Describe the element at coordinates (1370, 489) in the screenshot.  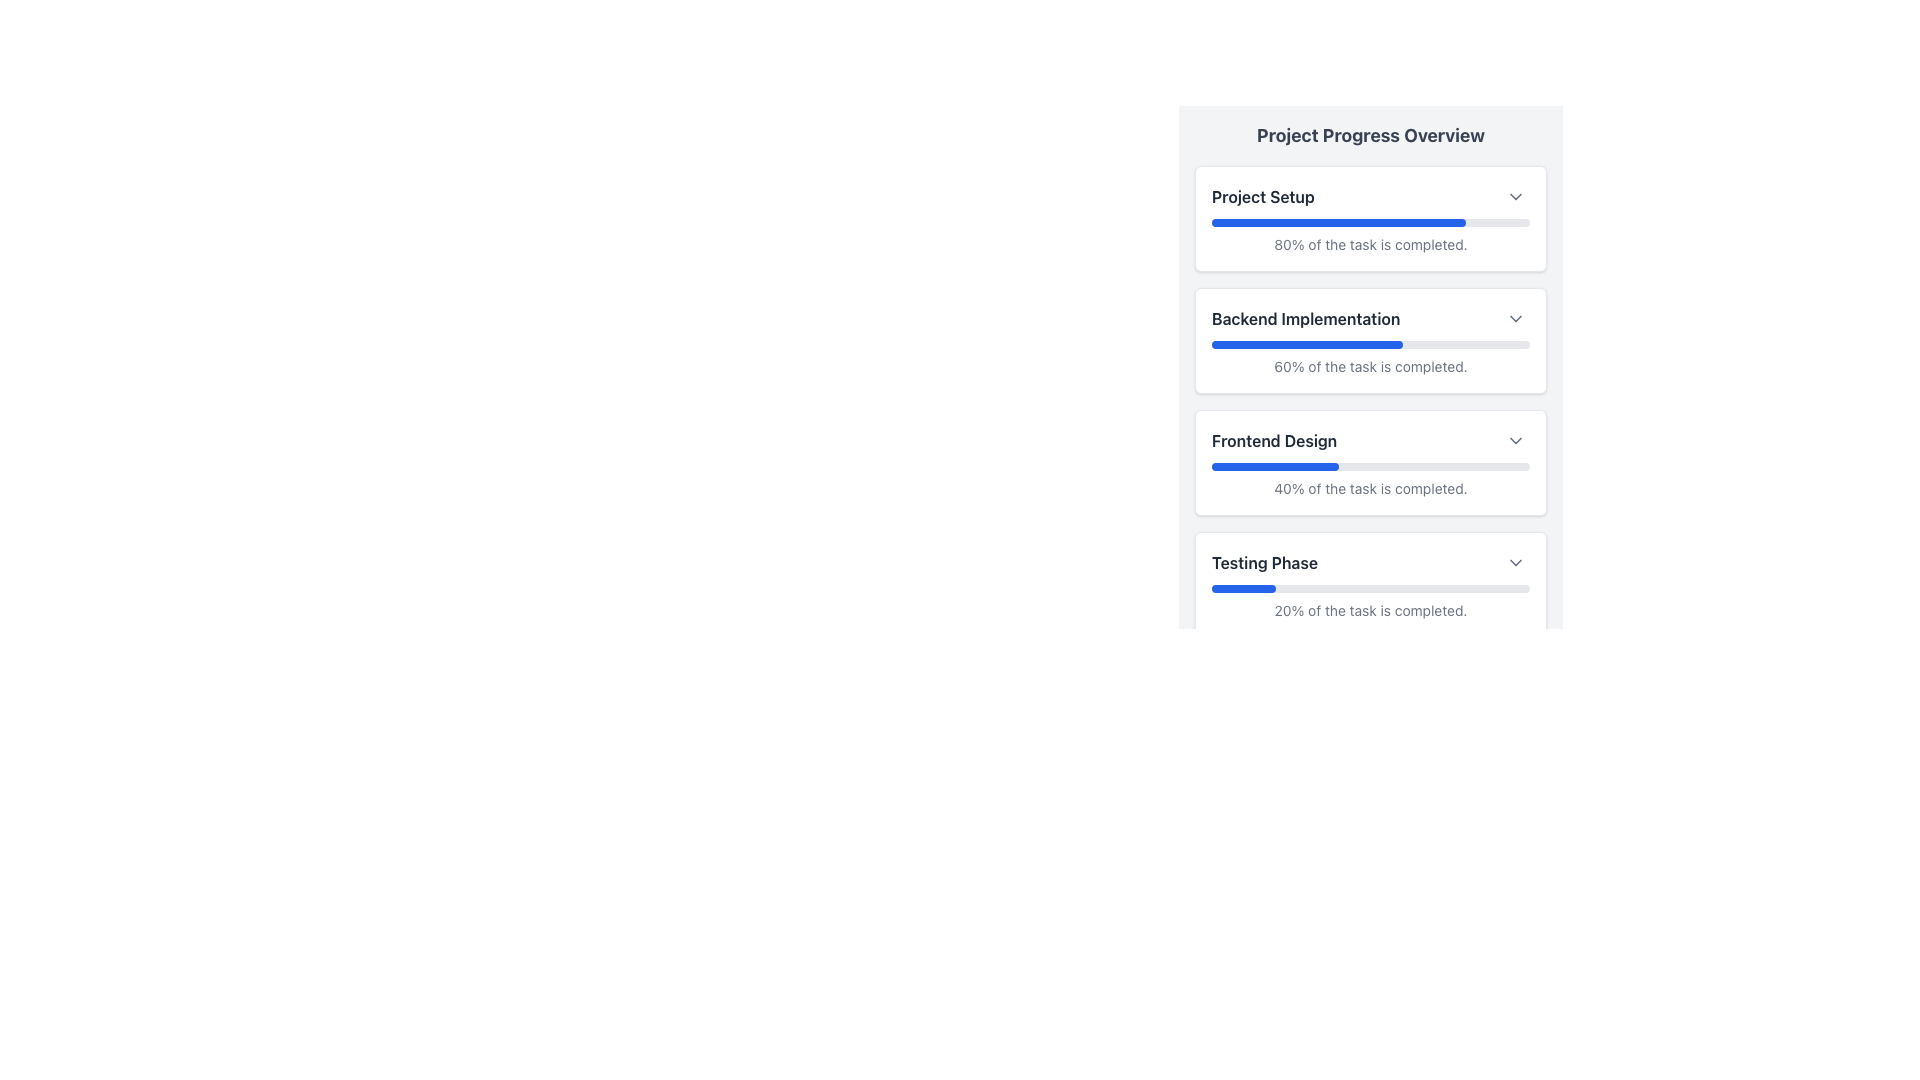
I see `the Text Label displaying '40% of the task is completed.' located beneath the blue progress bar in the 'Frontend Design' section` at that location.